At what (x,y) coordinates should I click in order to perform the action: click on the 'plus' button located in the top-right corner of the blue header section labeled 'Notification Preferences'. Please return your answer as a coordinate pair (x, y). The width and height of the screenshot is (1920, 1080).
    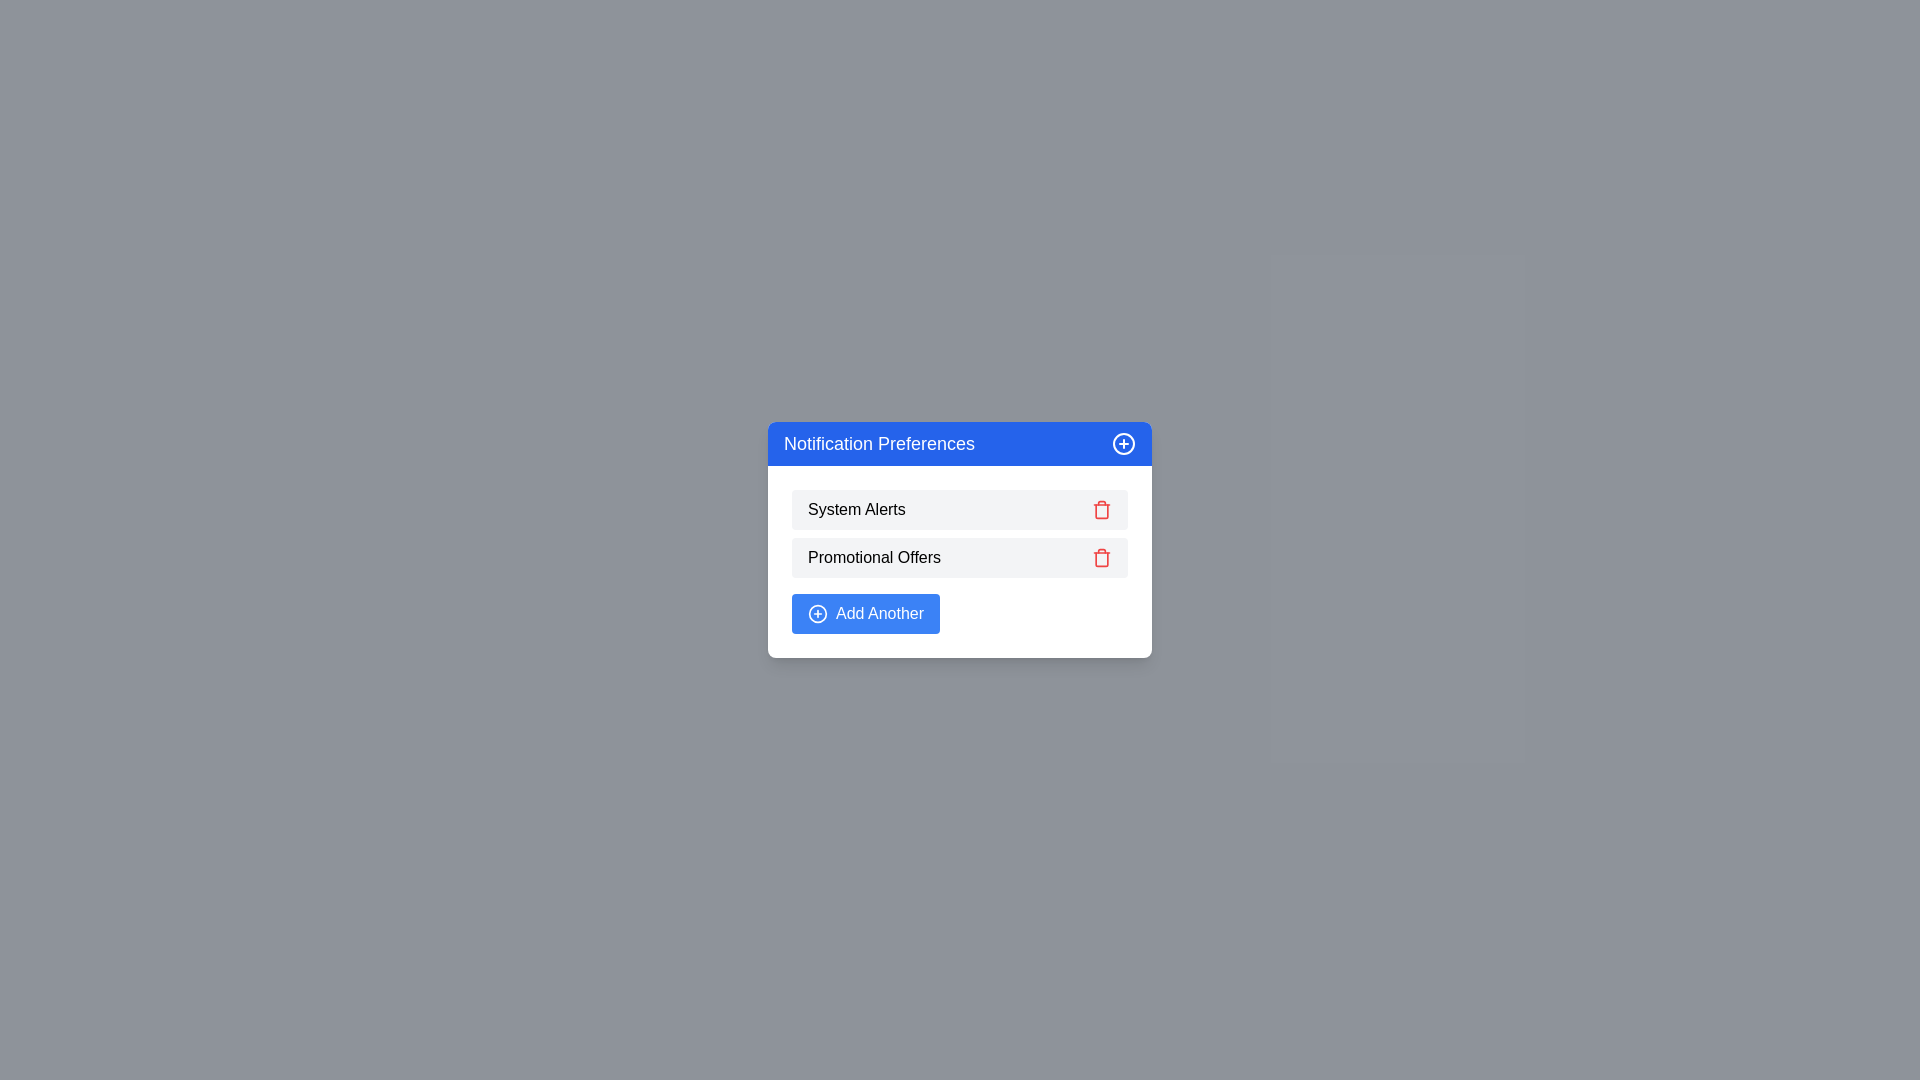
    Looking at the image, I should click on (1123, 442).